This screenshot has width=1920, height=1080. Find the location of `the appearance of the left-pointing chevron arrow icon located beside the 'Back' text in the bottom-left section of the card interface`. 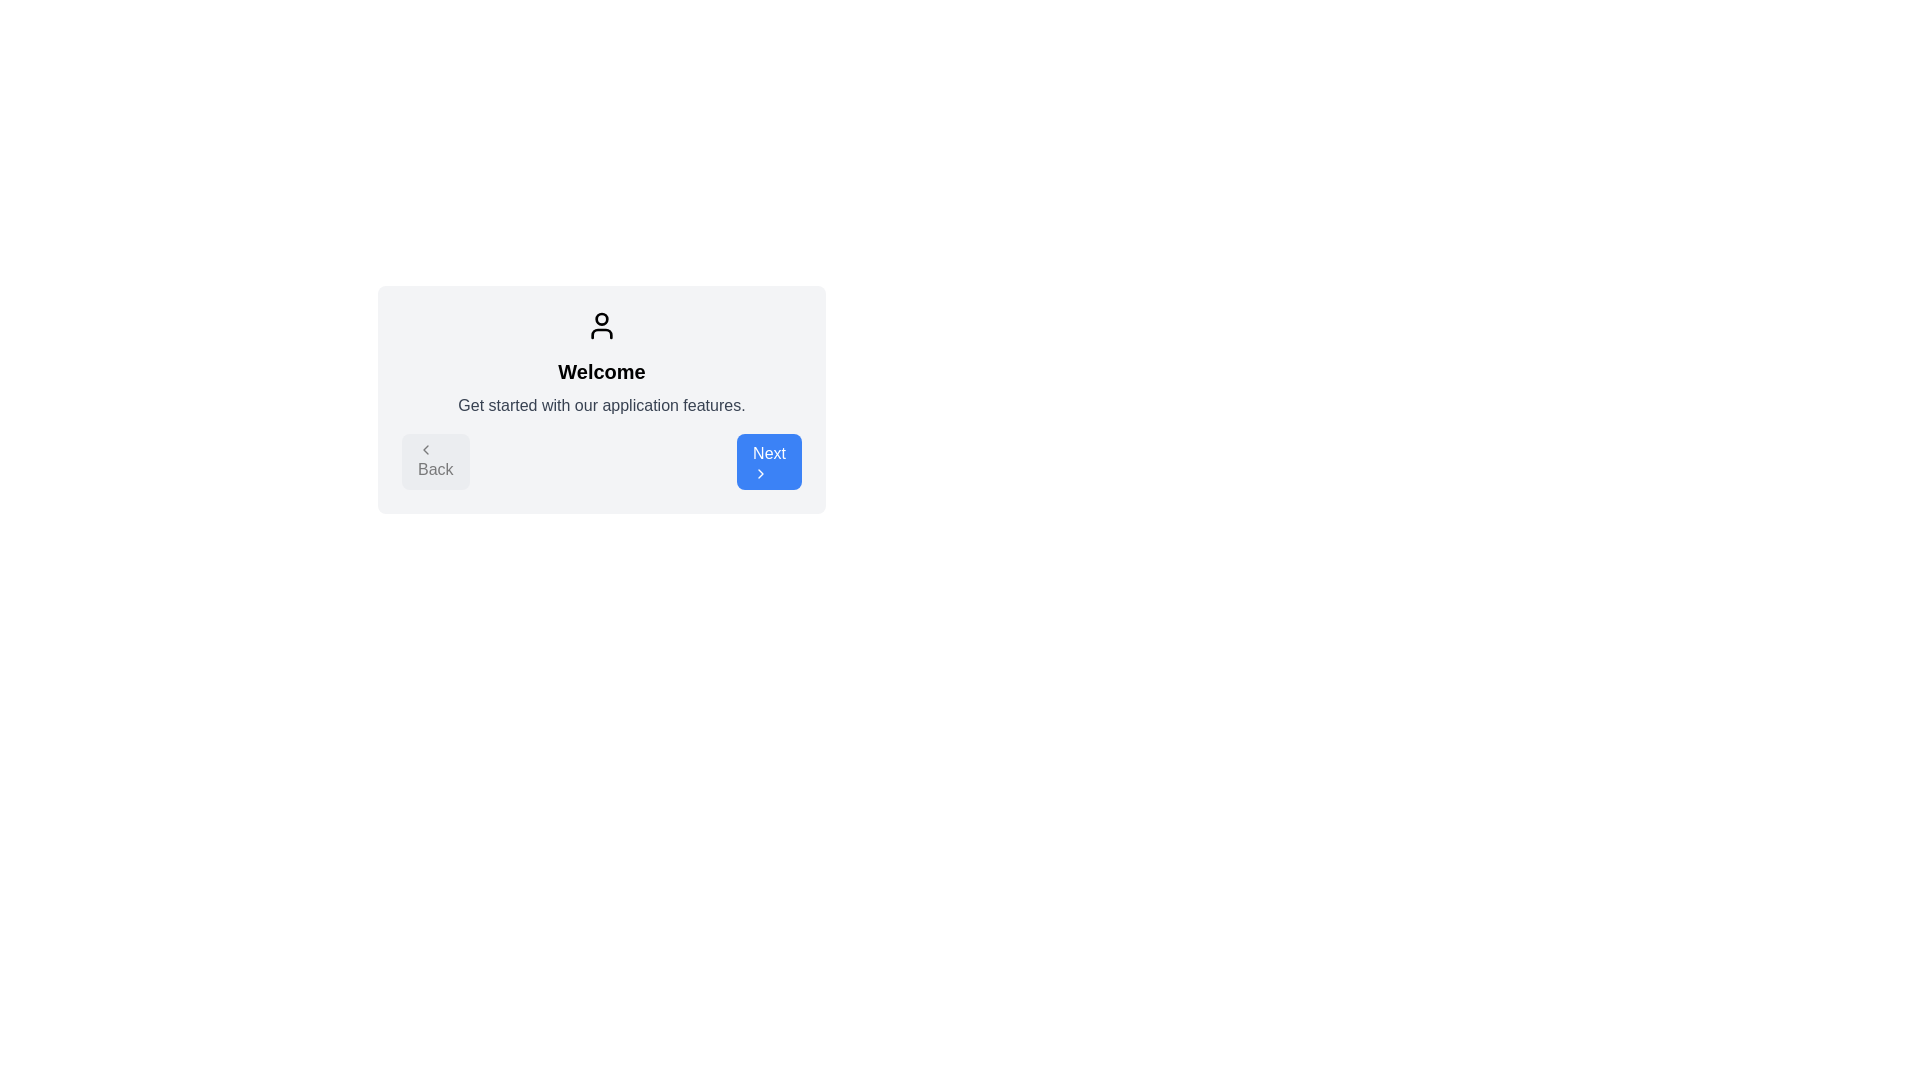

the appearance of the left-pointing chevron arrow icon located beside the 'Back' text in the bottom-left section of the card interface is located at coordinates (425, 450).